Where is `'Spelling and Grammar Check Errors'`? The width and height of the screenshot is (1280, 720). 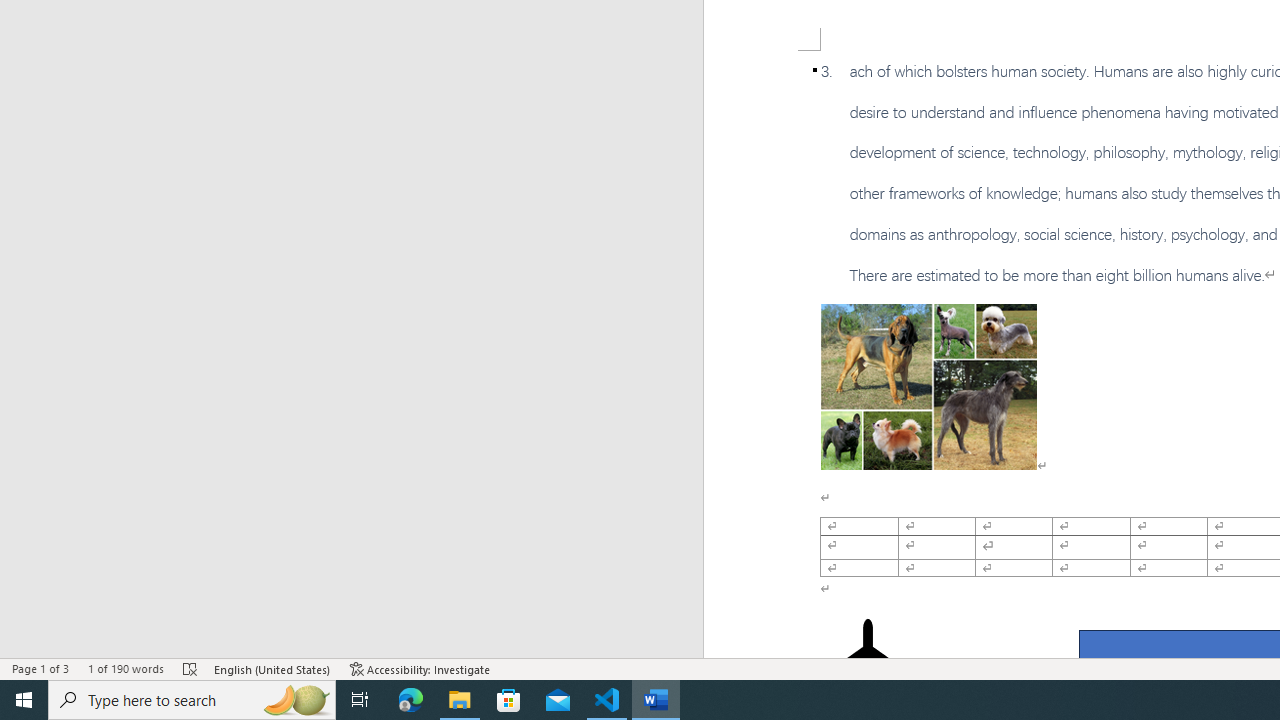 'Spelling and Grammar Check Errors' is located at coordinates (191, 669).